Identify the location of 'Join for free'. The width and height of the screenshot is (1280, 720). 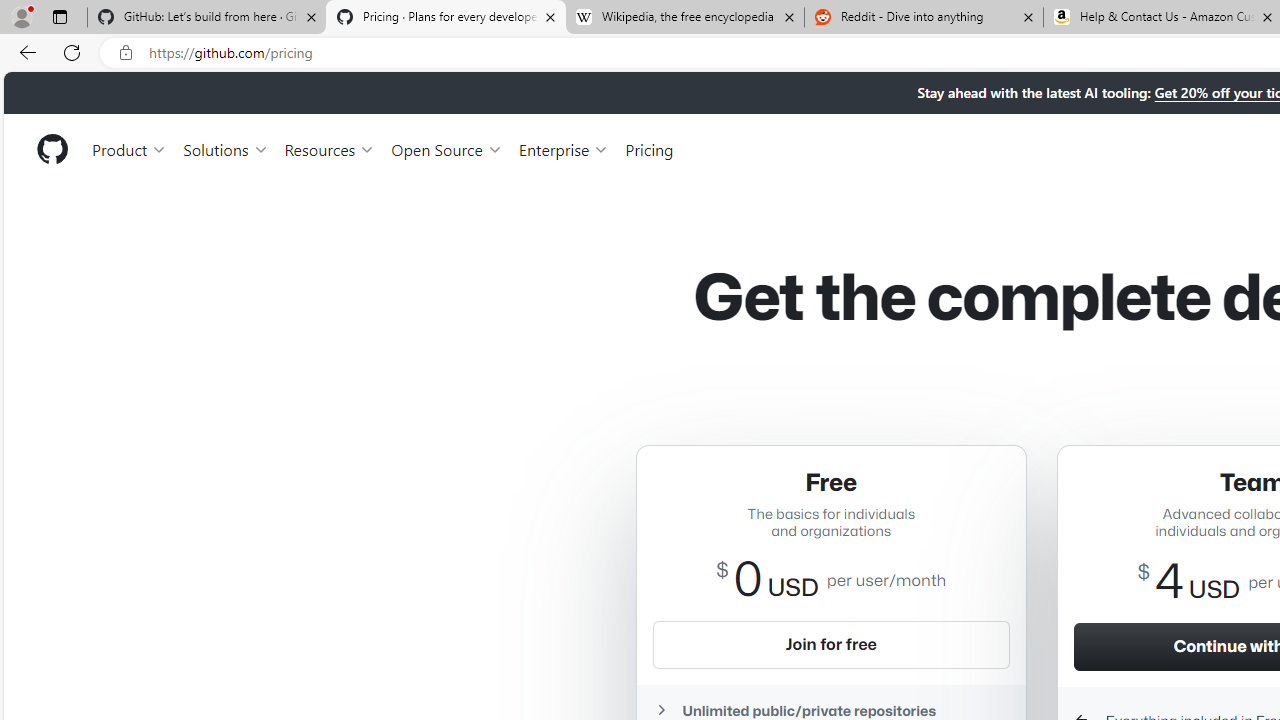
(830, 644).